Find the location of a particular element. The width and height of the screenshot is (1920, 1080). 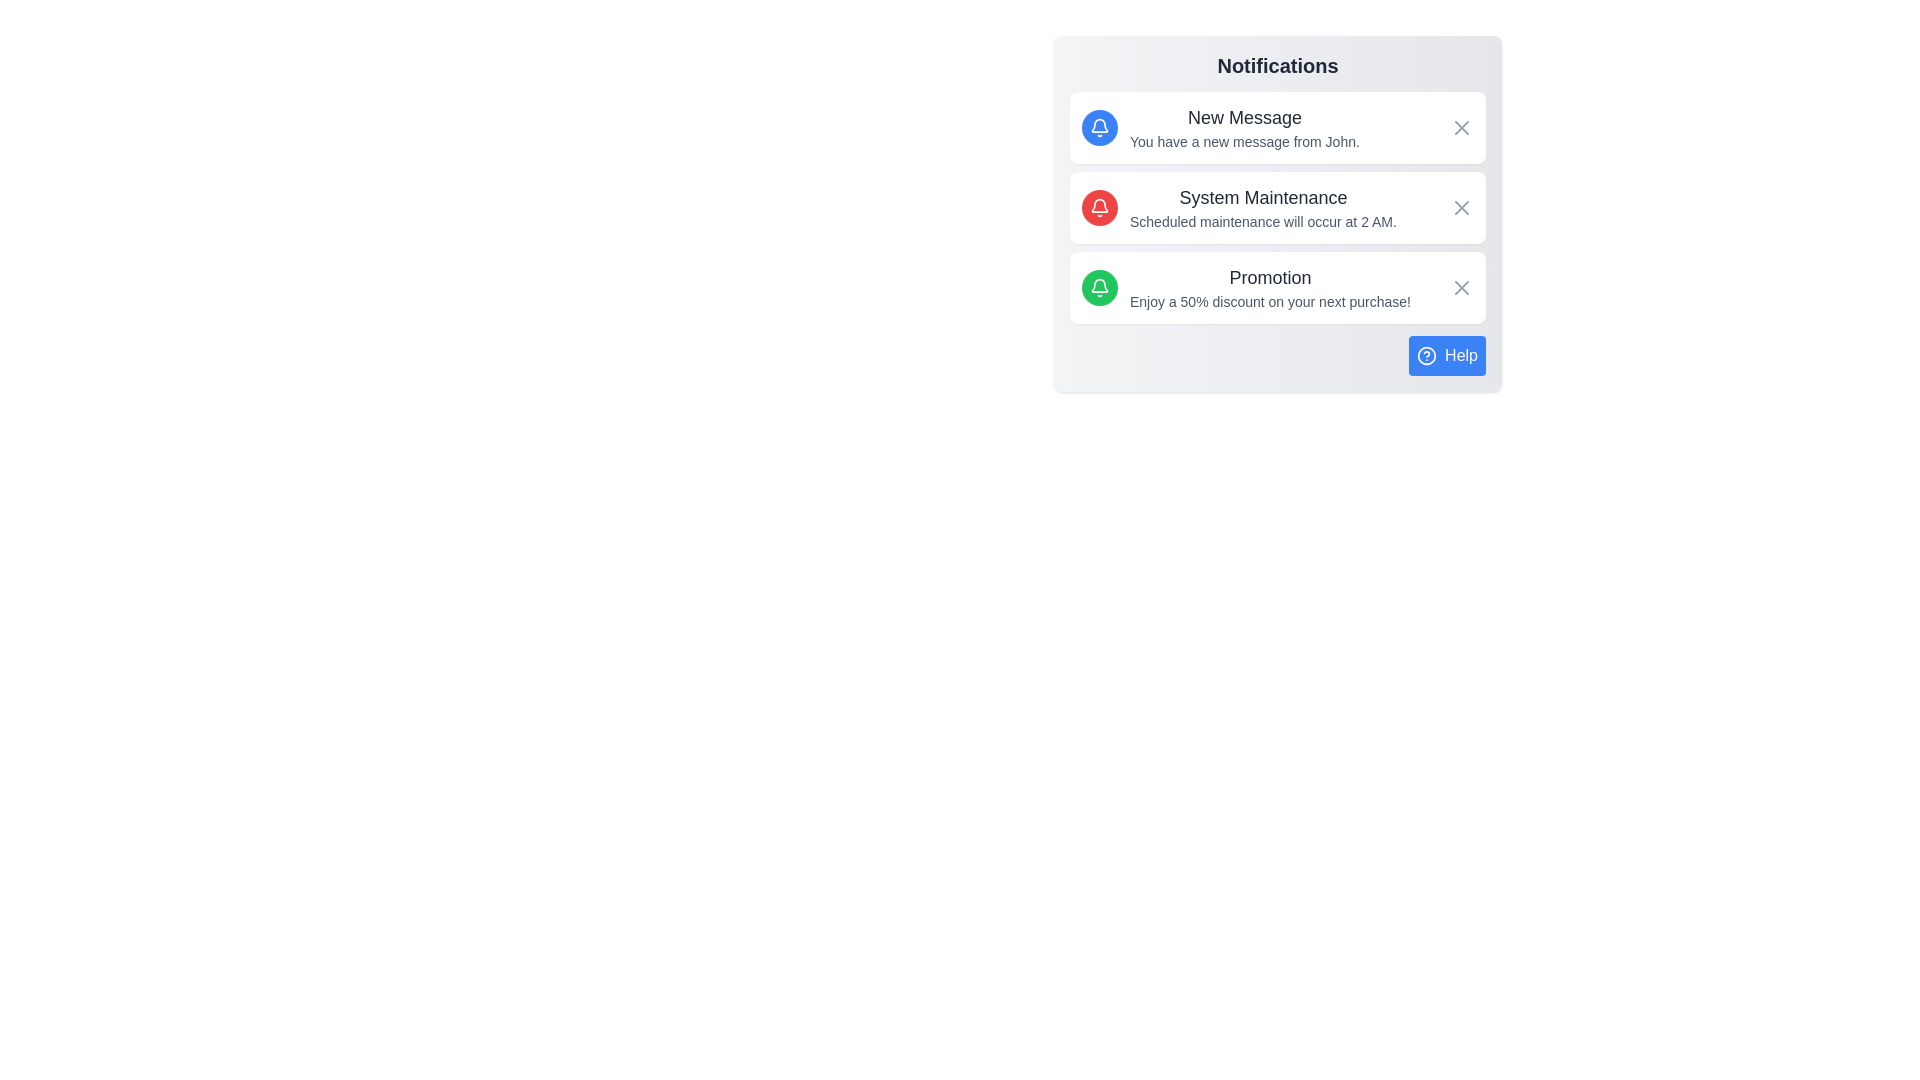

the bell icon located in the notification section at the bottom of the list, which is represented by an outlined graphical depiction of a bell symbol within a green circular background is located at coordinates (1098, 288).